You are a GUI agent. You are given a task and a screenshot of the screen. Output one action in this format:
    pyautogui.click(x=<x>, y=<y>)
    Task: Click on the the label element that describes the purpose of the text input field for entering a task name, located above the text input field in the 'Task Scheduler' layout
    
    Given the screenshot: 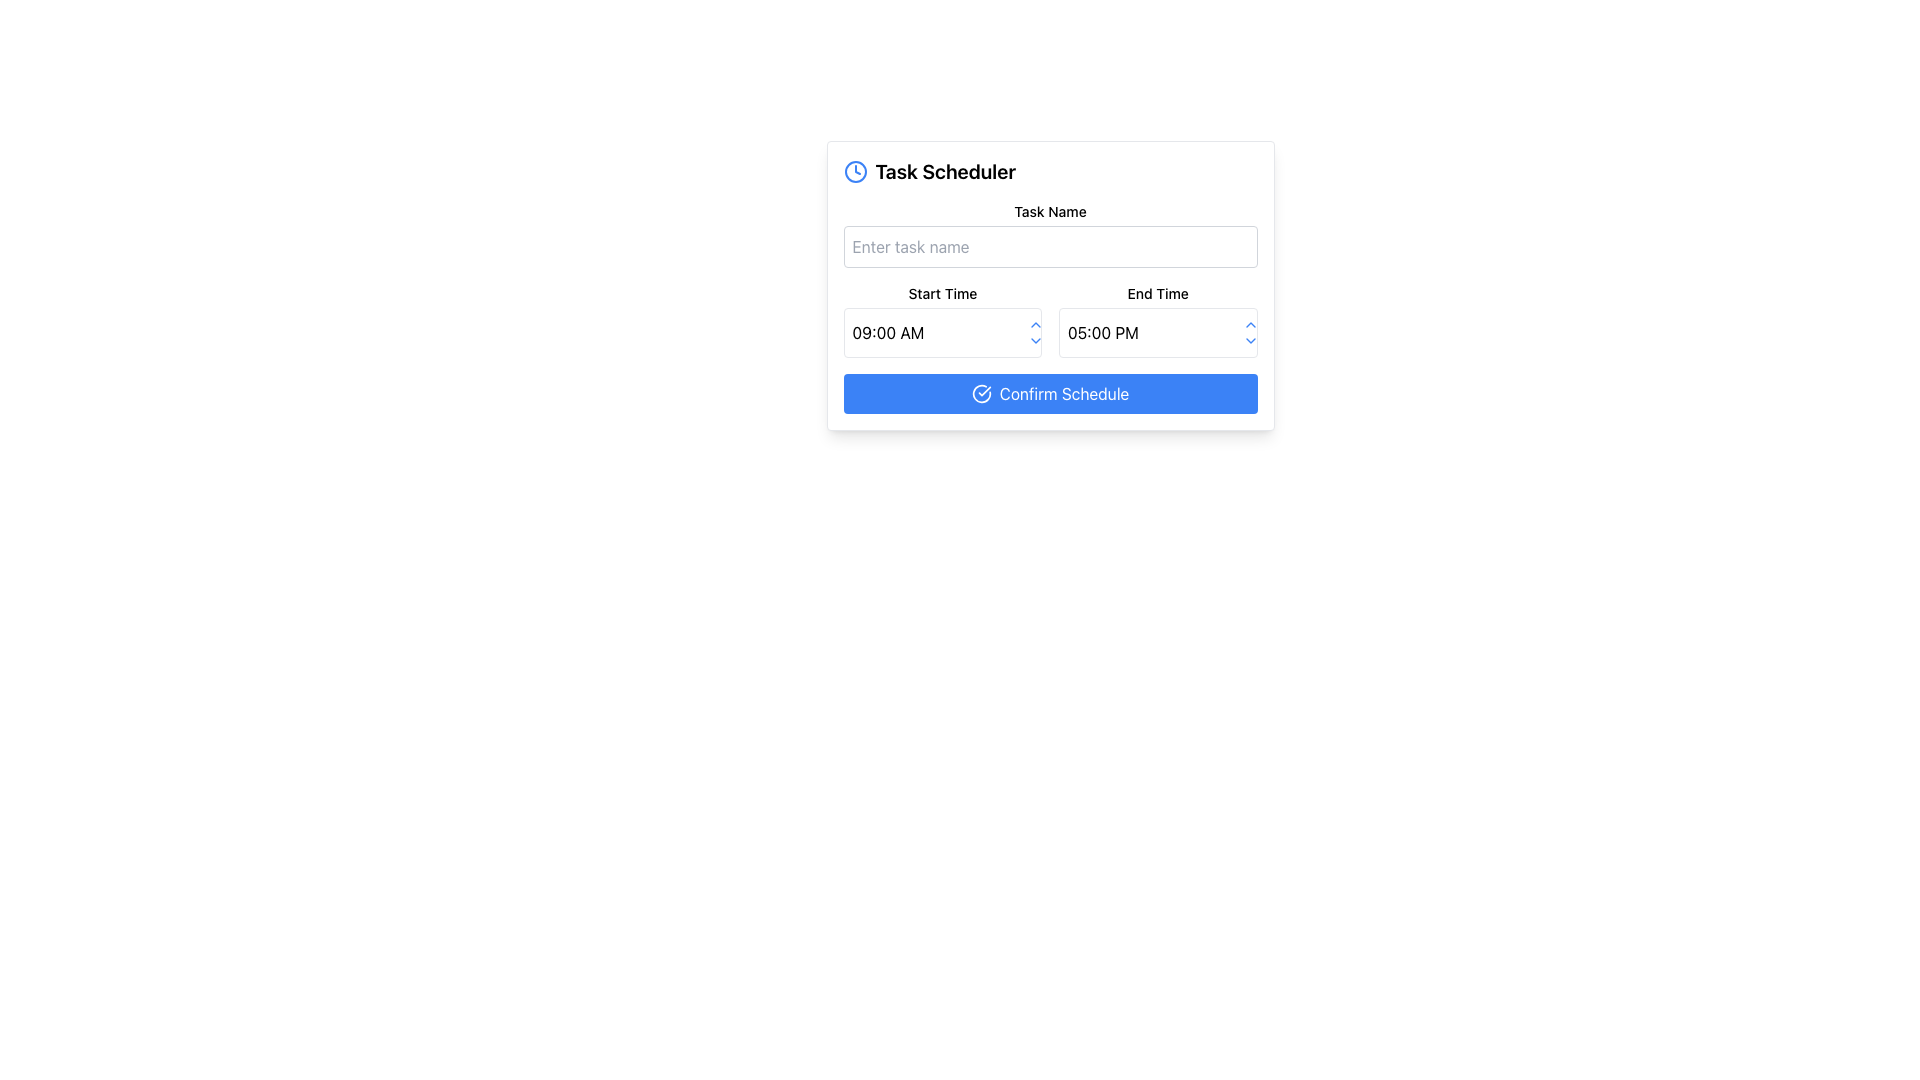 What is the action you would take?
    pyautogui.click(x=1049, y=212)
    